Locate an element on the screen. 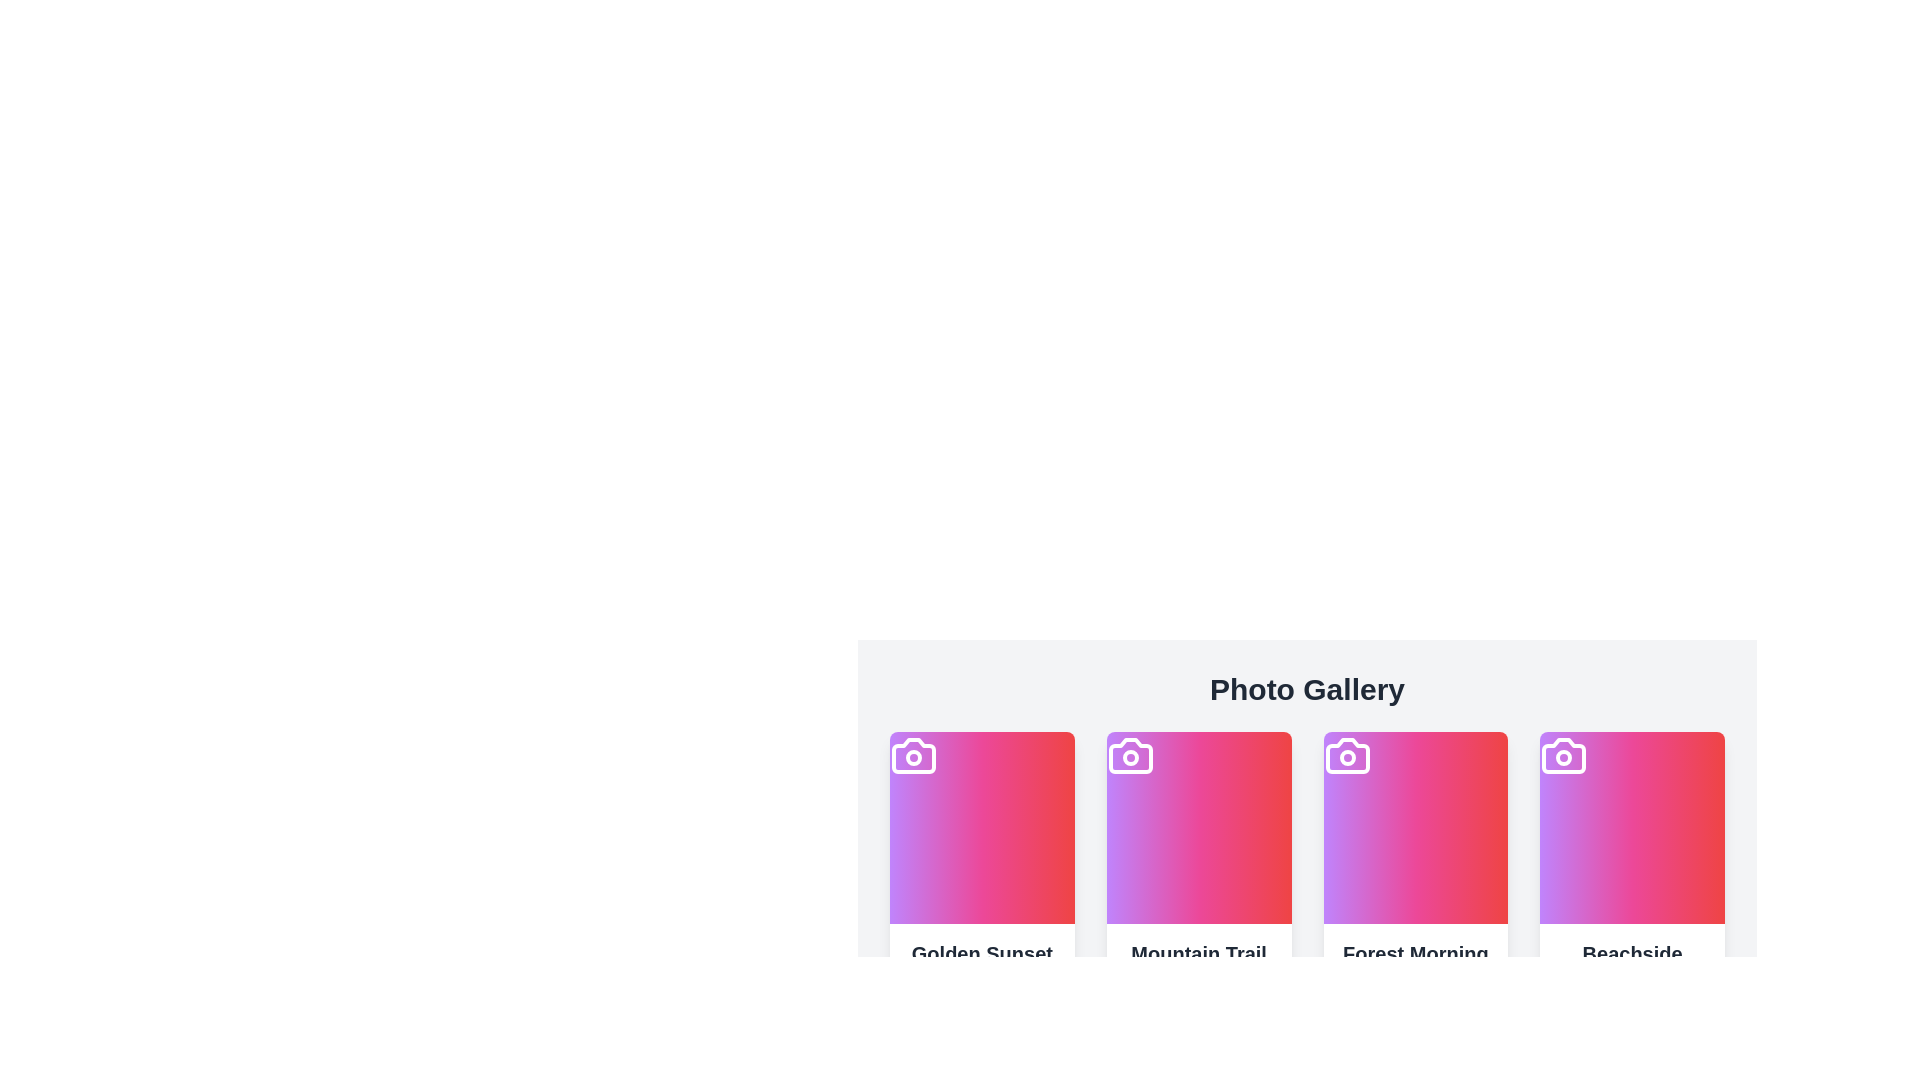 The width and height of the screenshot is (1920, 1080). the camera icon SVG graphic component located at the top-middle of the 'Beachside' card, which symbolizes photo-related content is located at coordinates (1563, 756).